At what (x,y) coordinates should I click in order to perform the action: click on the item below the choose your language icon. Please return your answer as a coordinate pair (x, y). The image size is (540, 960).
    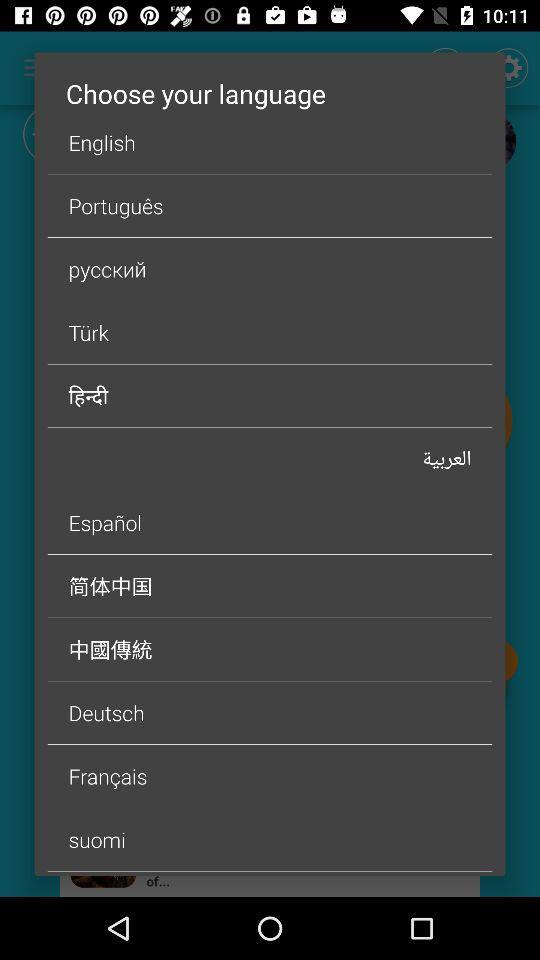
    Looking at the image, I should click on (270, 141).